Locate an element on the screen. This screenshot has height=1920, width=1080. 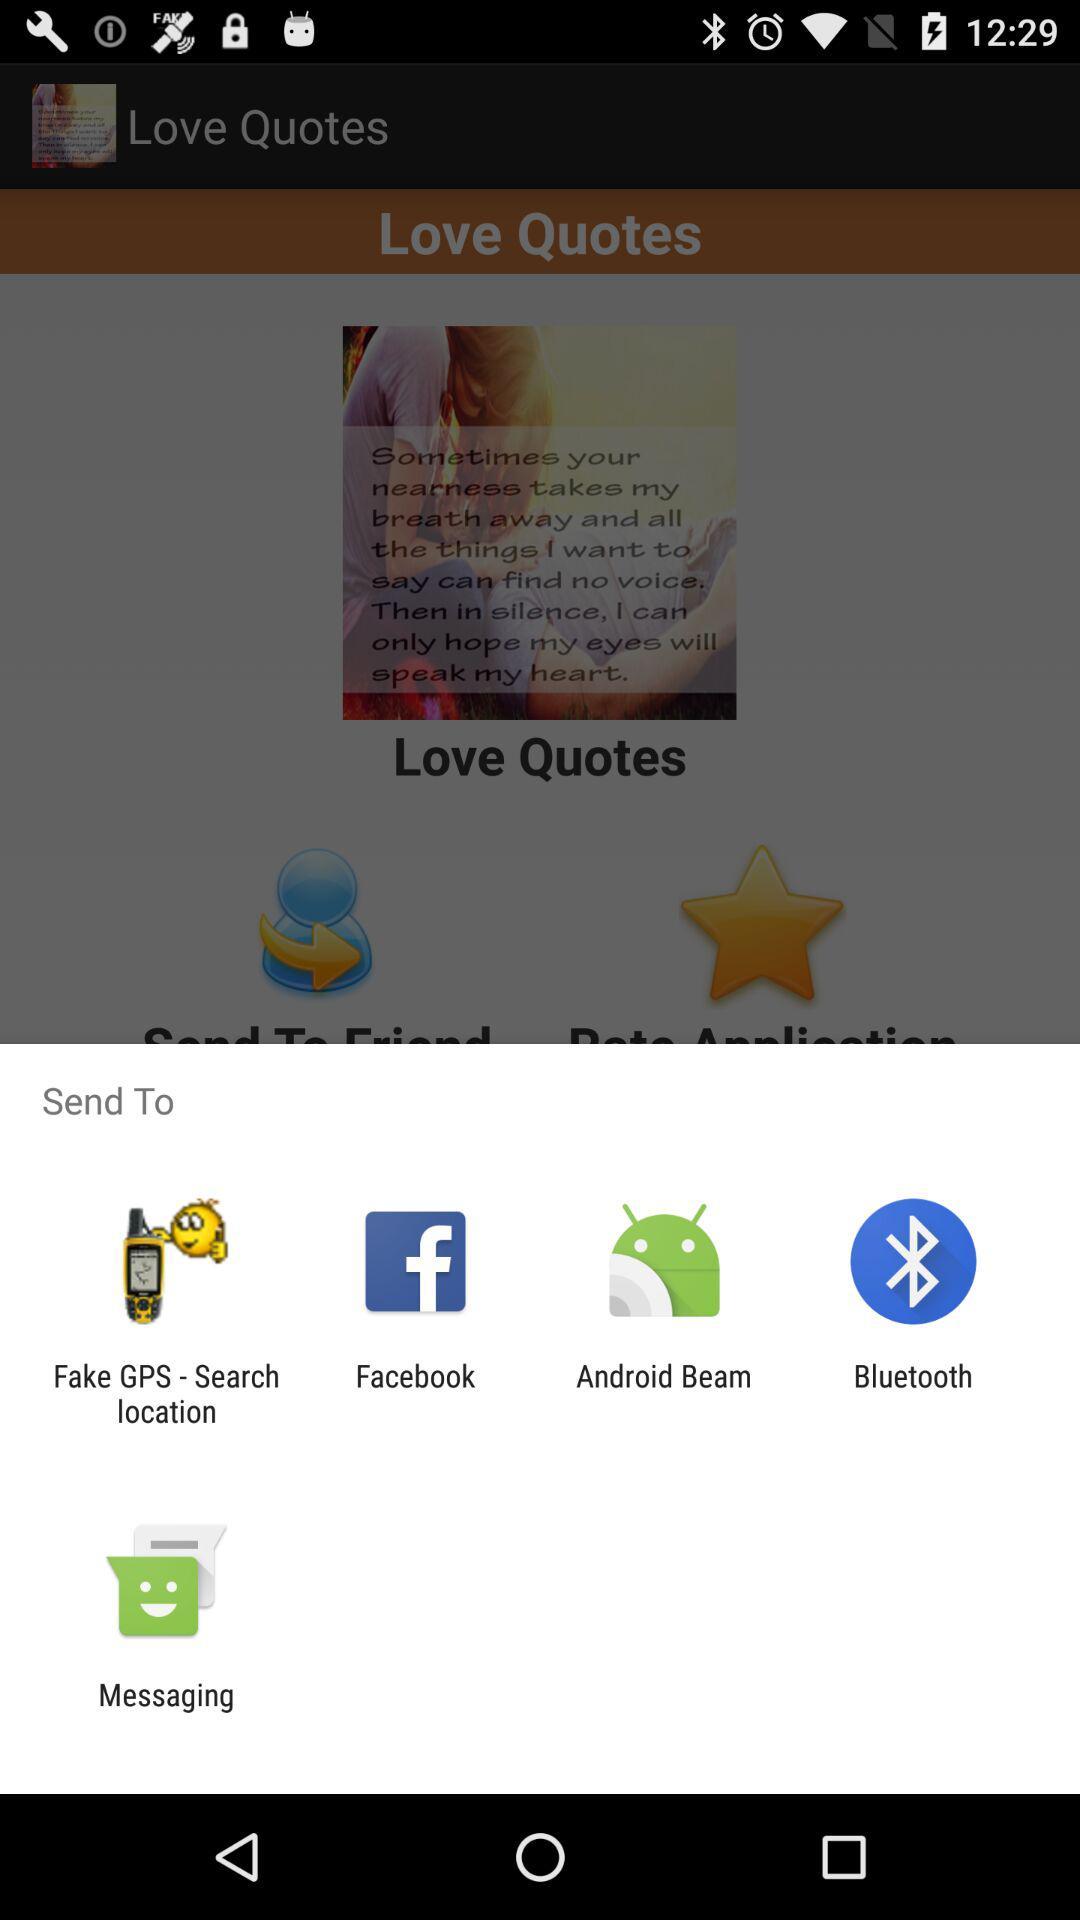
android beam icon is located at coordinates (664, 1392).